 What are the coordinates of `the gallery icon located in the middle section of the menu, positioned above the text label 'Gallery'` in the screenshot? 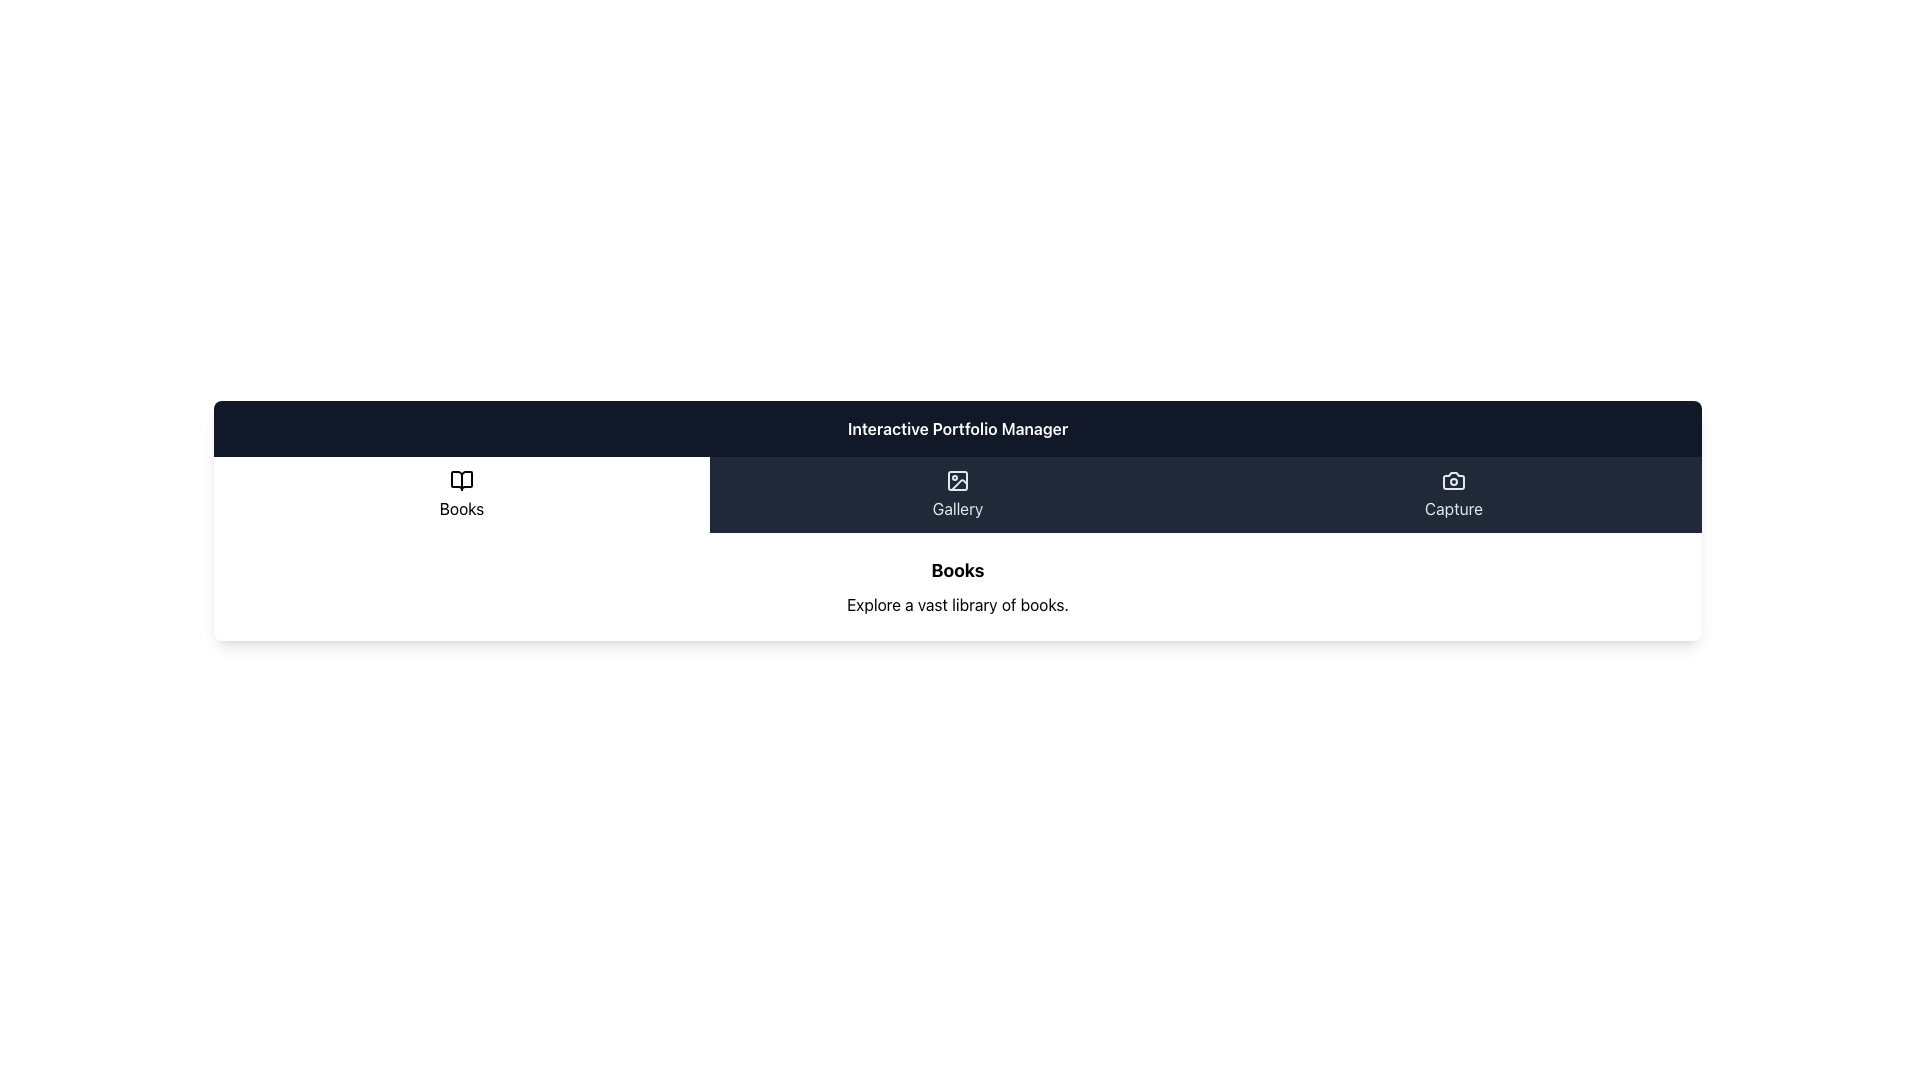 It's located at (957, 481).